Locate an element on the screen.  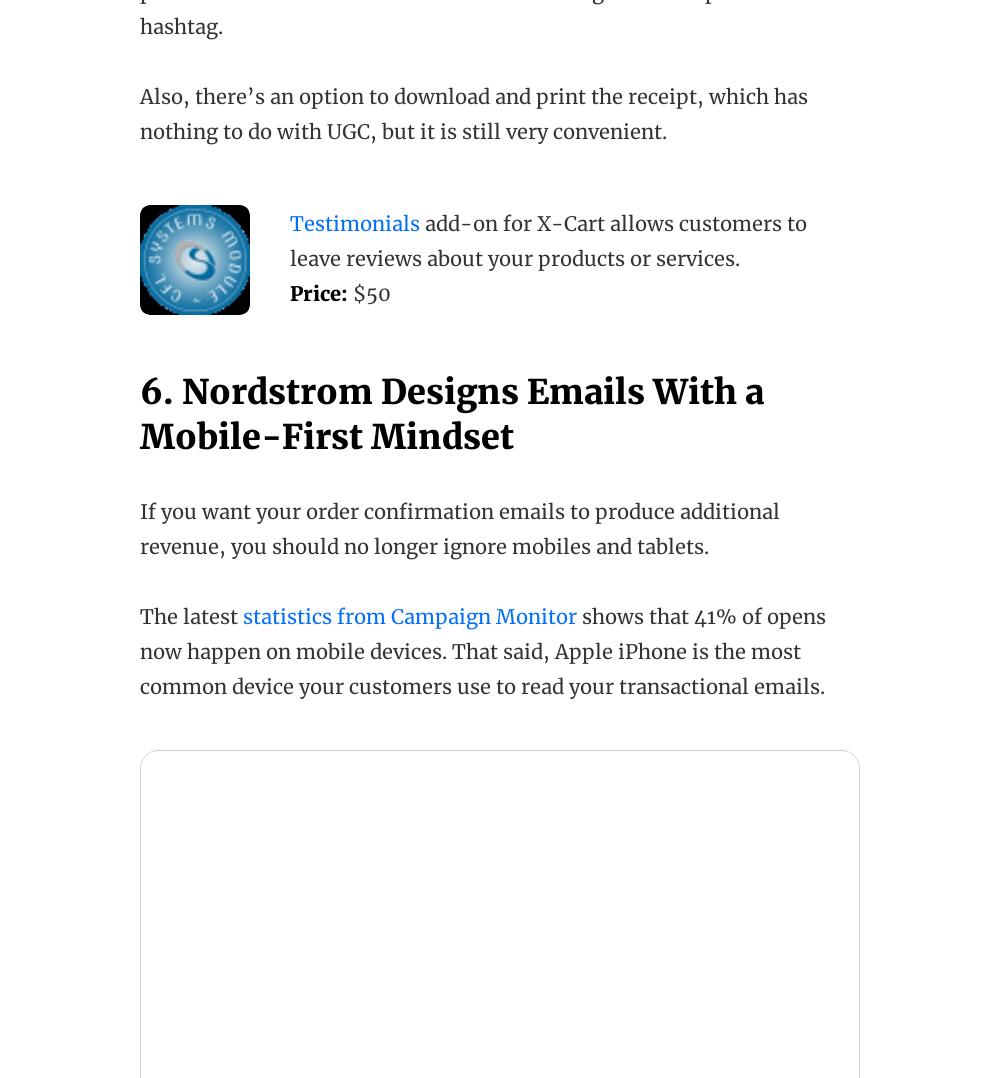
'The latest' is located at coordinates (190, 616).